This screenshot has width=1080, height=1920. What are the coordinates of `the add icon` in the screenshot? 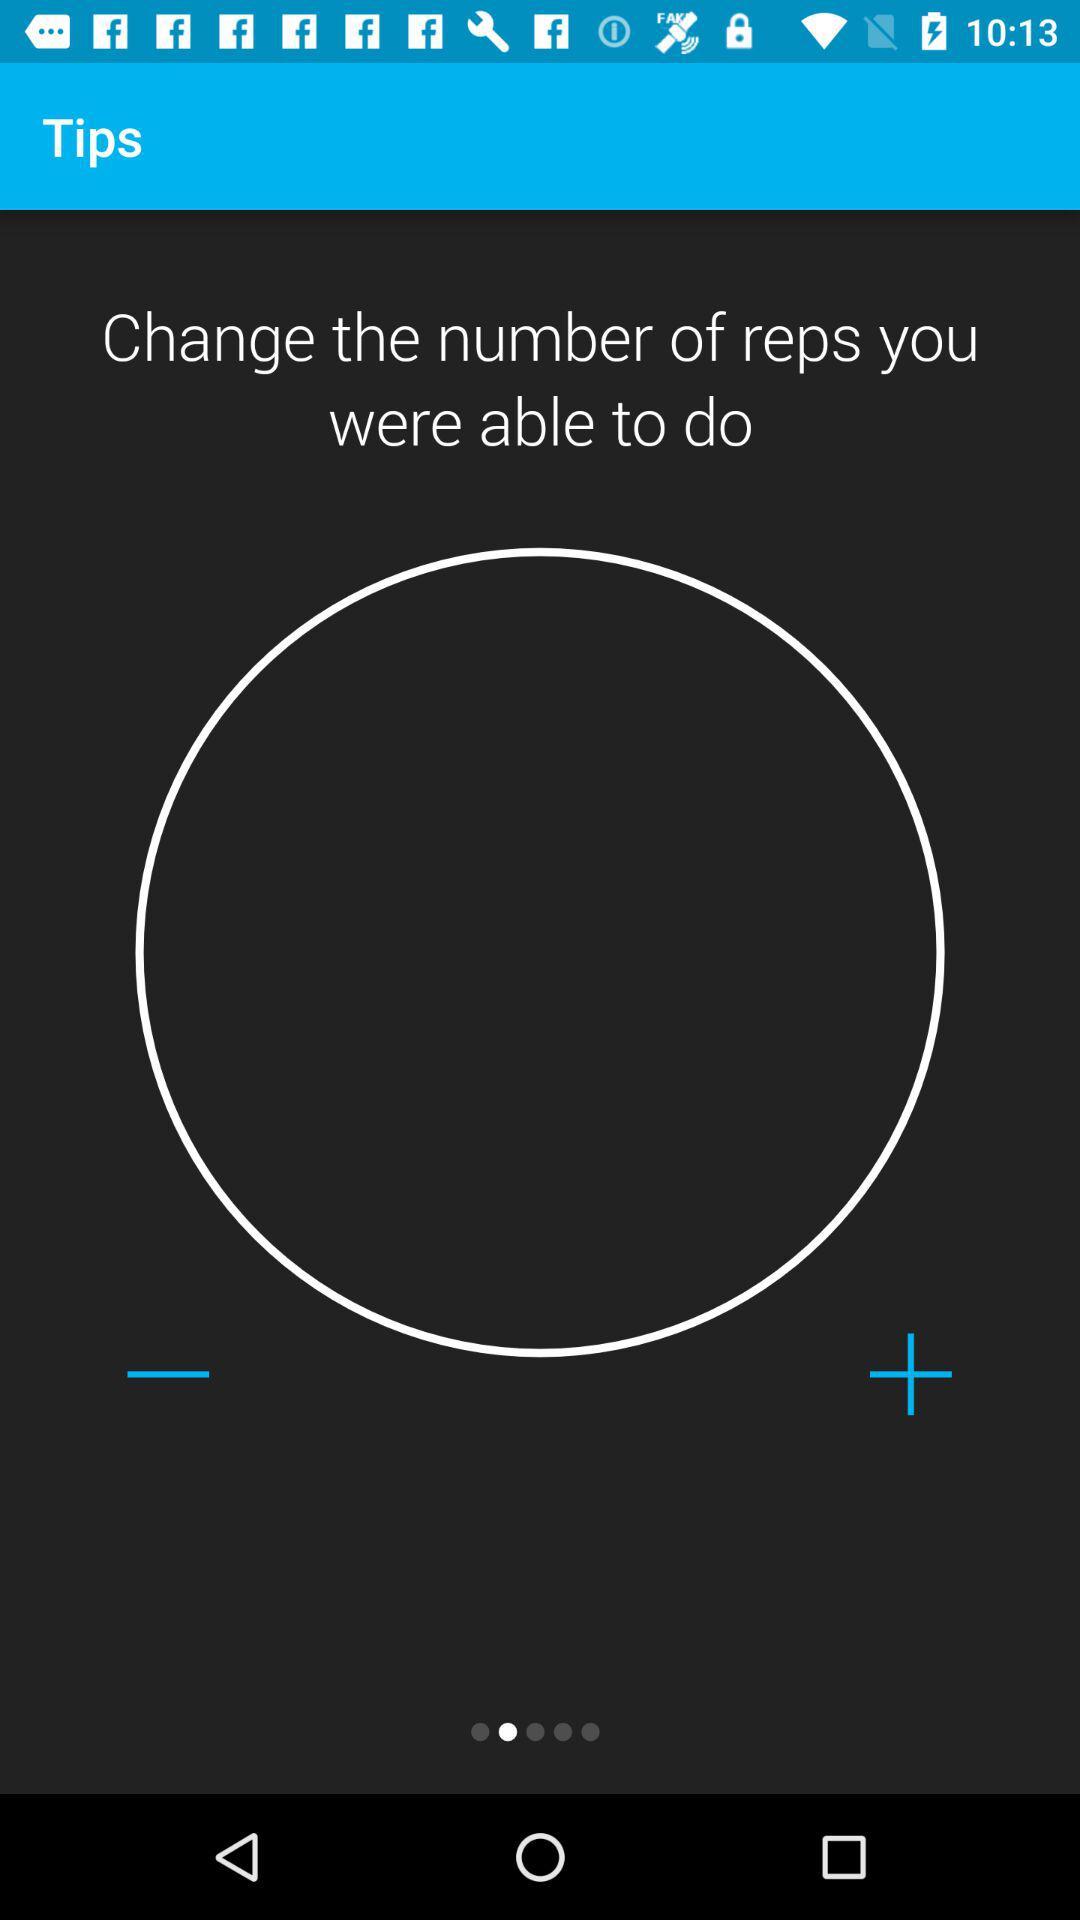 It's located at (910, 1373).